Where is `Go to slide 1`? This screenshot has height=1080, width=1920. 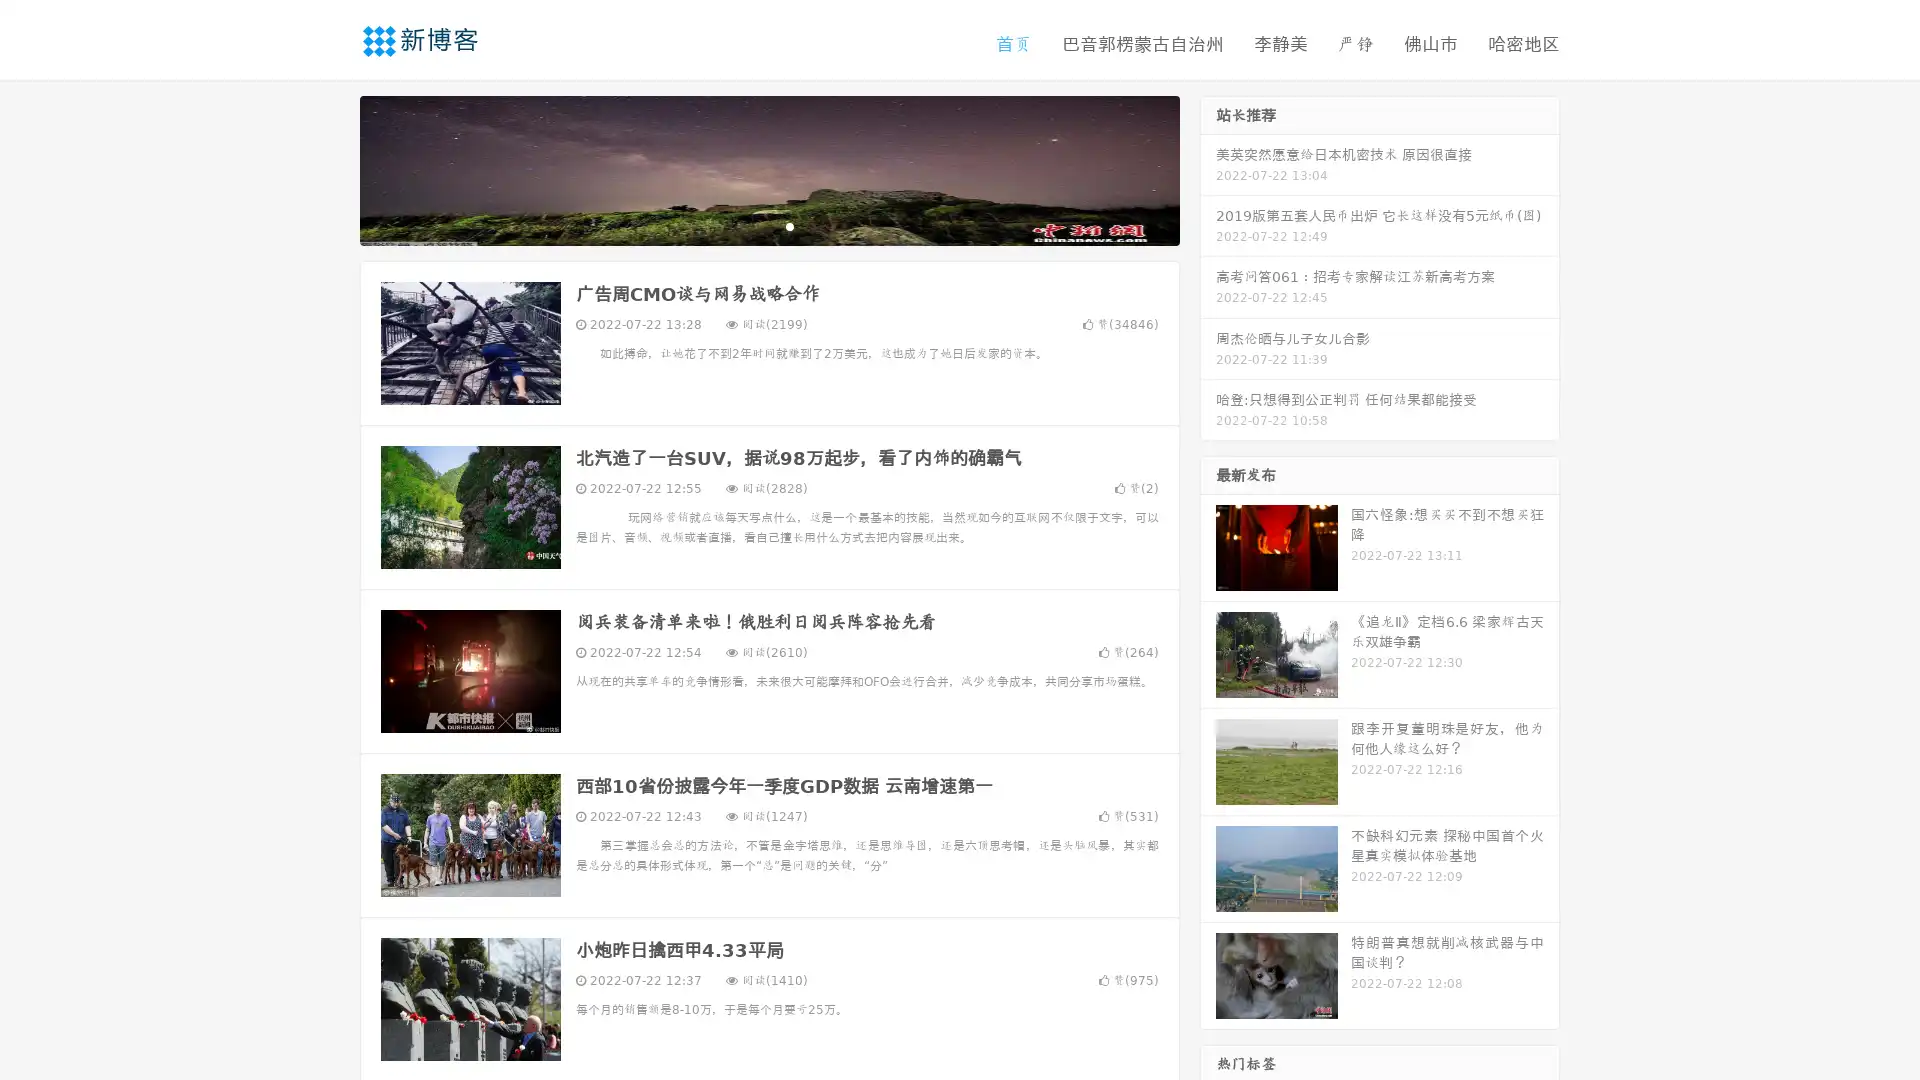 Go to slide 1 is located at coordinates (748, 225).